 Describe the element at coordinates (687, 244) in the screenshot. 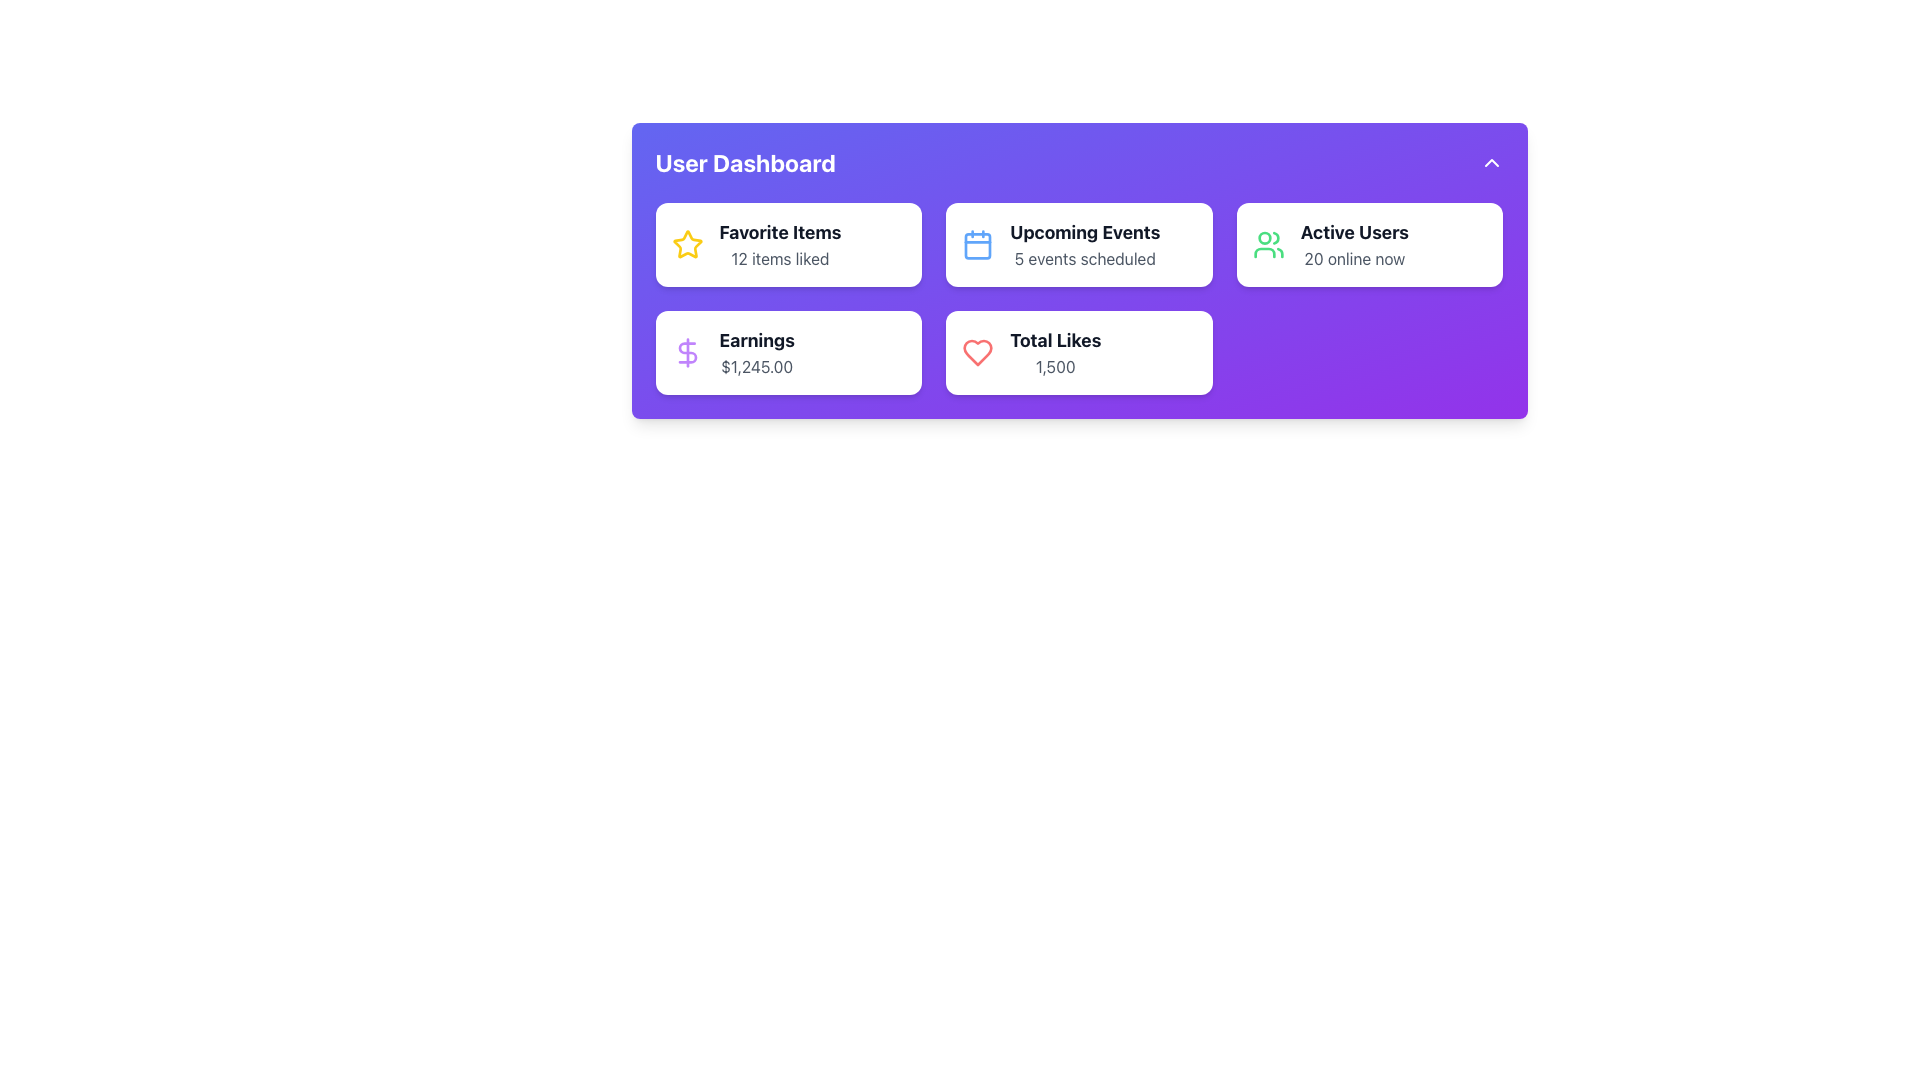

I see `the yellow star-shaped icon outlined in a card on the purple dashboard to interact with it` at that location.